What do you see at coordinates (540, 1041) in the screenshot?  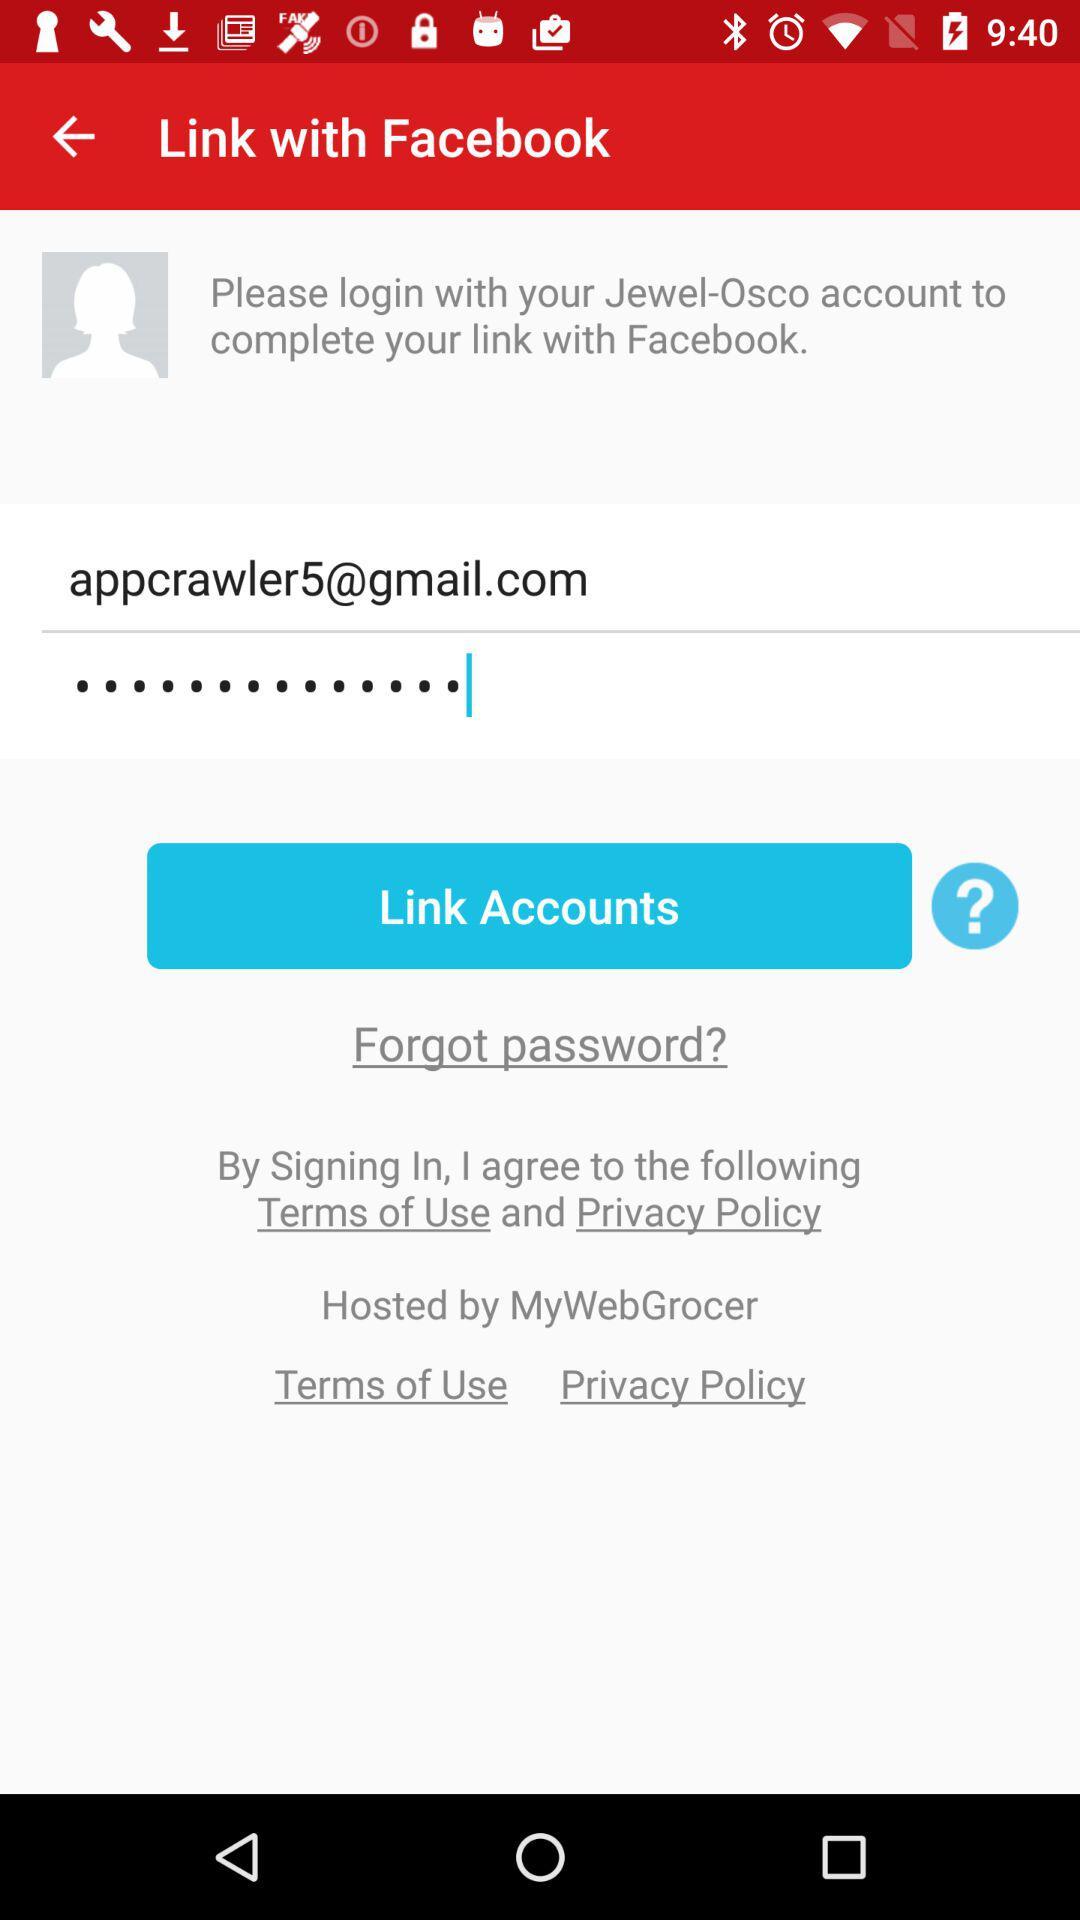 I see `item below the link accounts item` at bounding box center [540, 1041].